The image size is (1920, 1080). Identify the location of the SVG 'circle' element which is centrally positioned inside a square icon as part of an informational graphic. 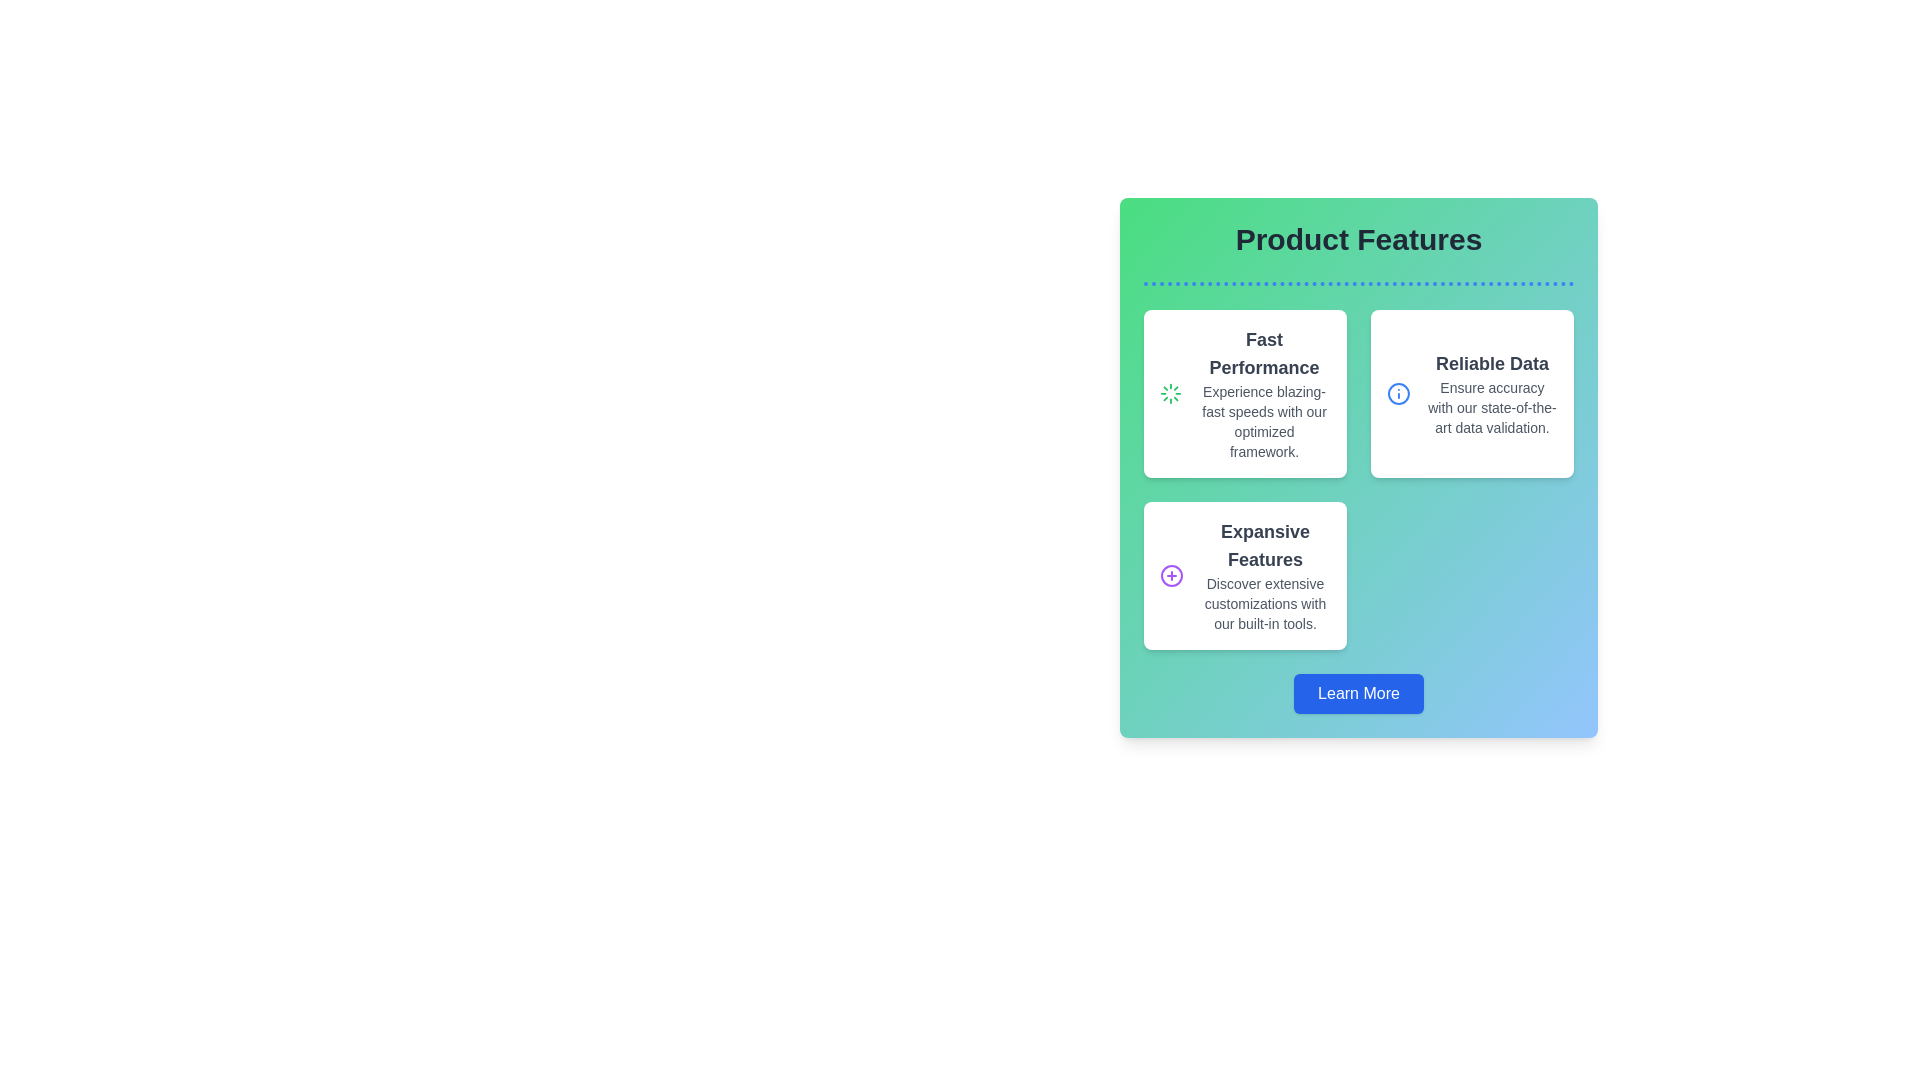
(1397, 393).